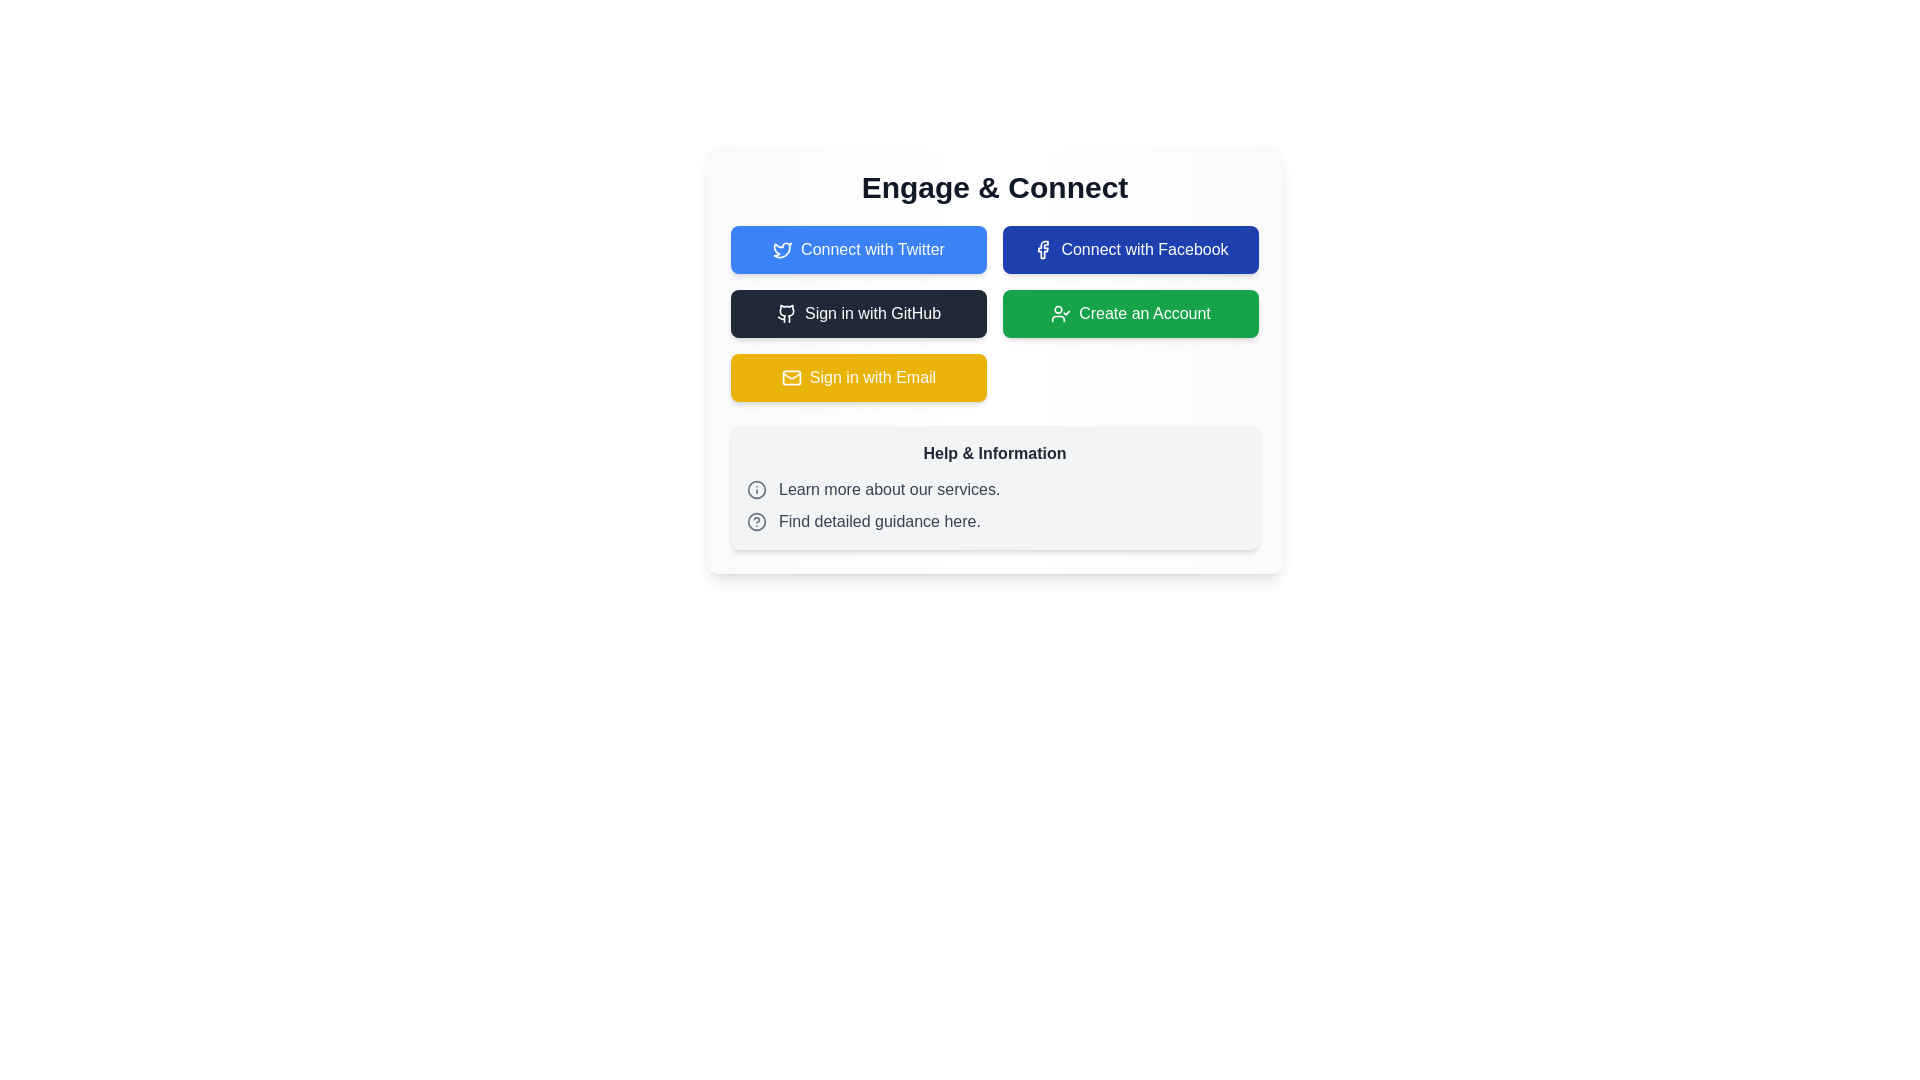 This screenshot has height=1080, width=1920. What do you see at coordinates (1042, 249) in the screenshot?
I see `the Facebook icon, which features a white lowercase 'f' on a blue circular background, located to the left of the 'Connect with Facebook' text` at bounding box center [1042, 249].